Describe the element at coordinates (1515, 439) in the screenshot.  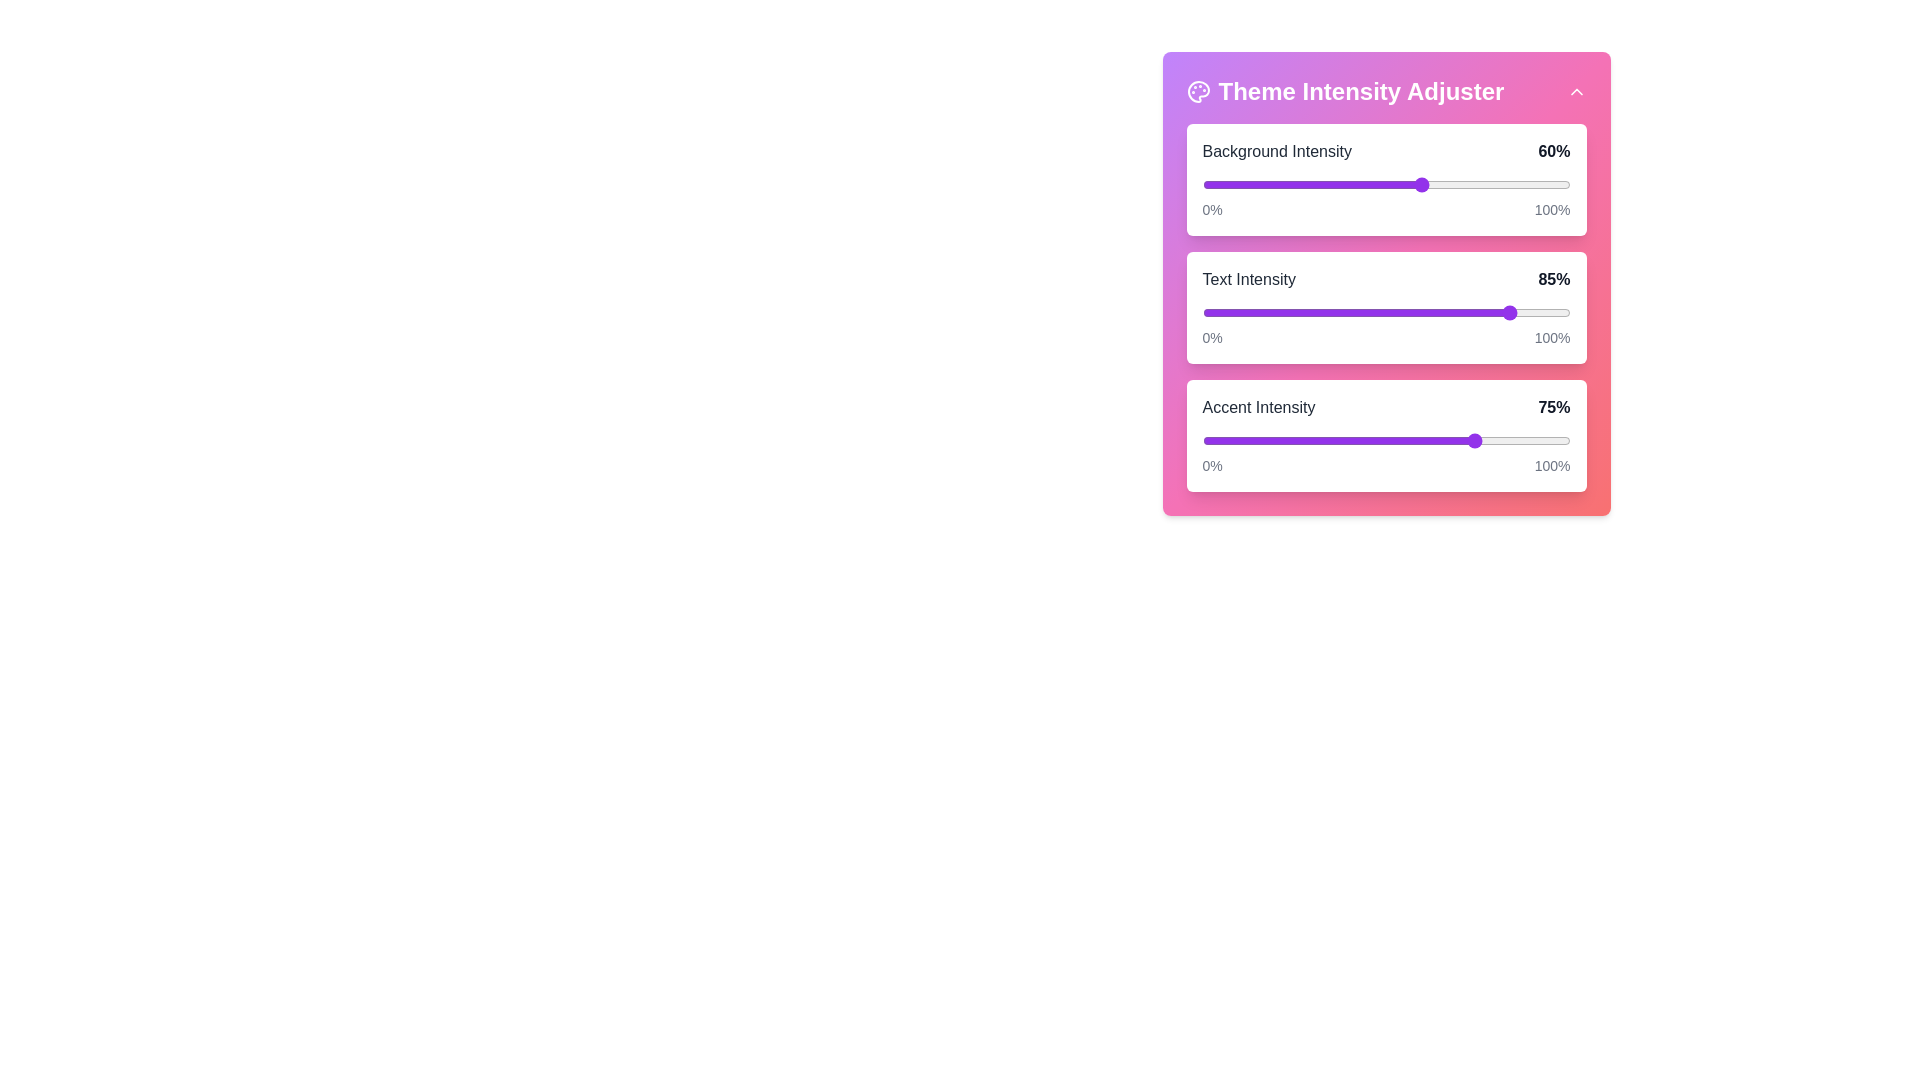
I see `the accent intensity` at that location.